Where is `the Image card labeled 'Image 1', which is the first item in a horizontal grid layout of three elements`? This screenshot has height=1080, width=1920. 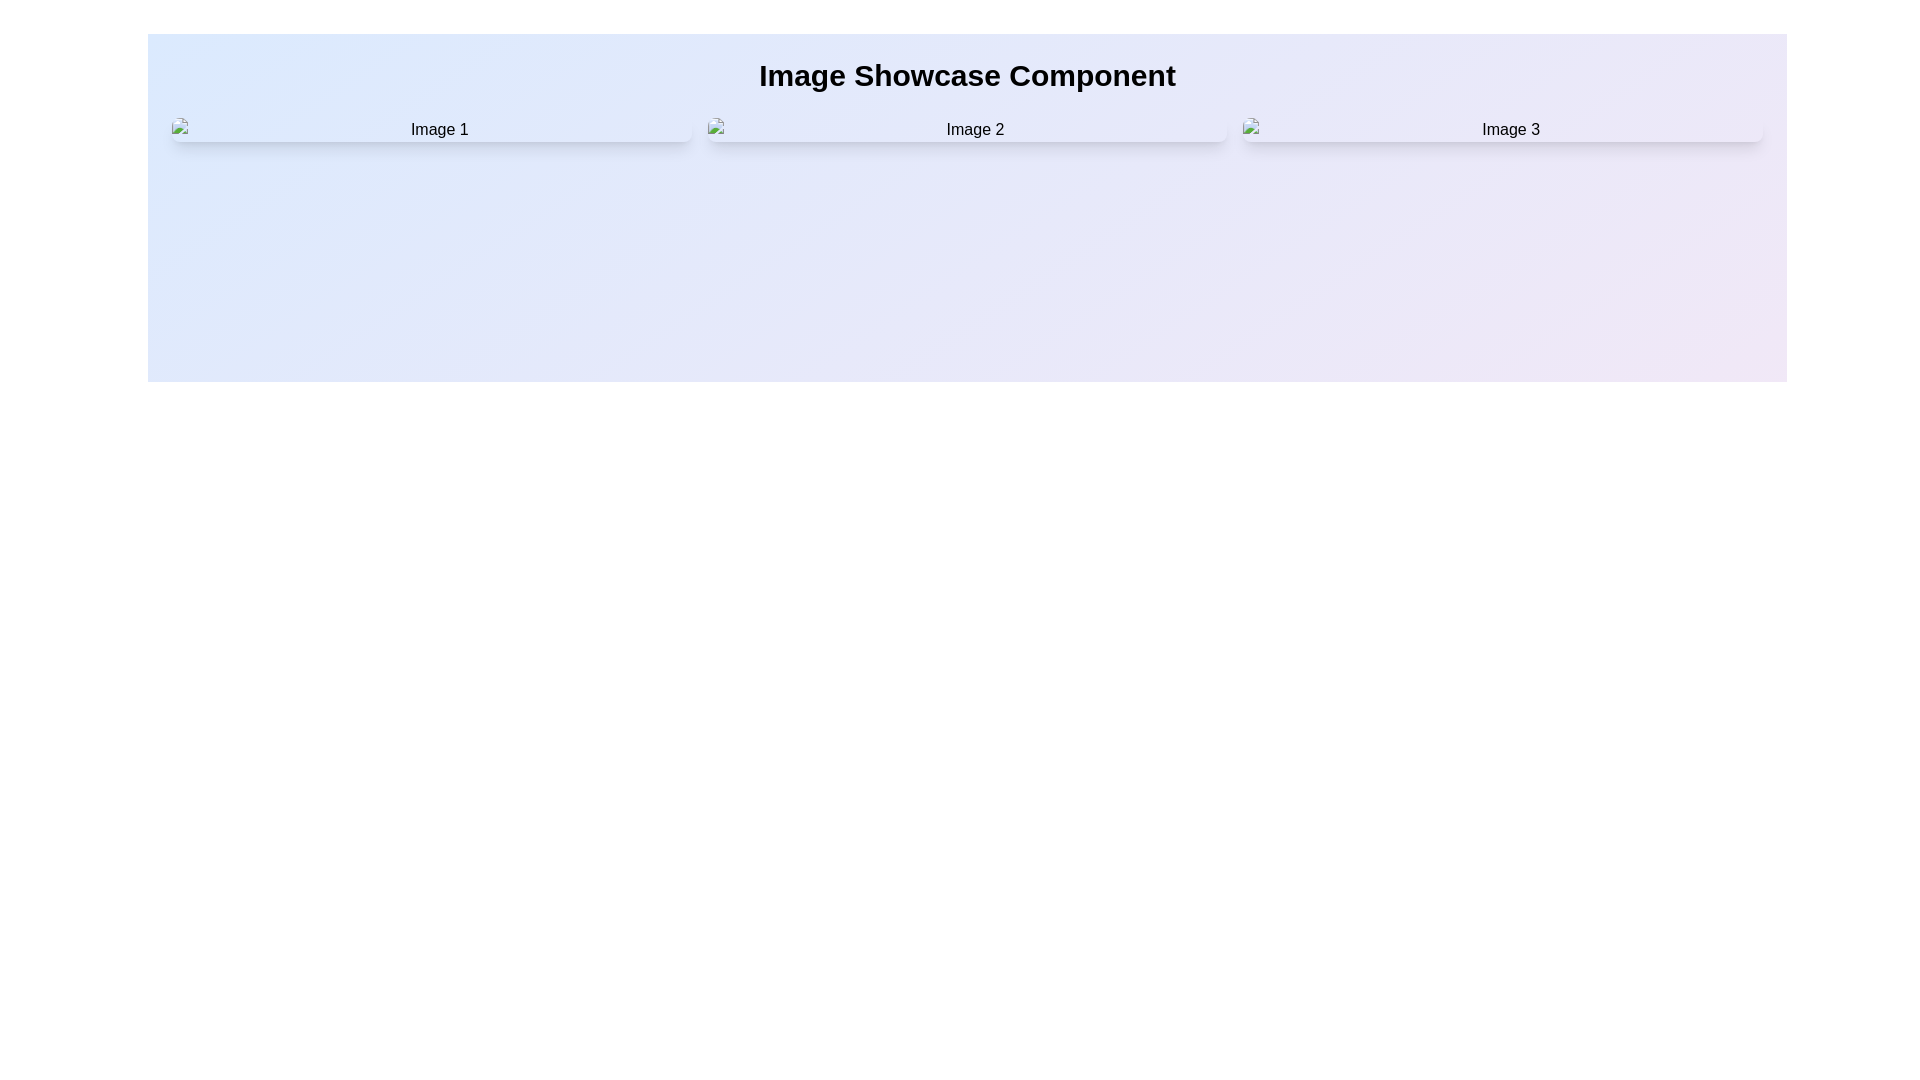
the Image card labeled 'Image 1', which is the first item in a horizontal grid layout of three elements is located at coordinates (430, 130).